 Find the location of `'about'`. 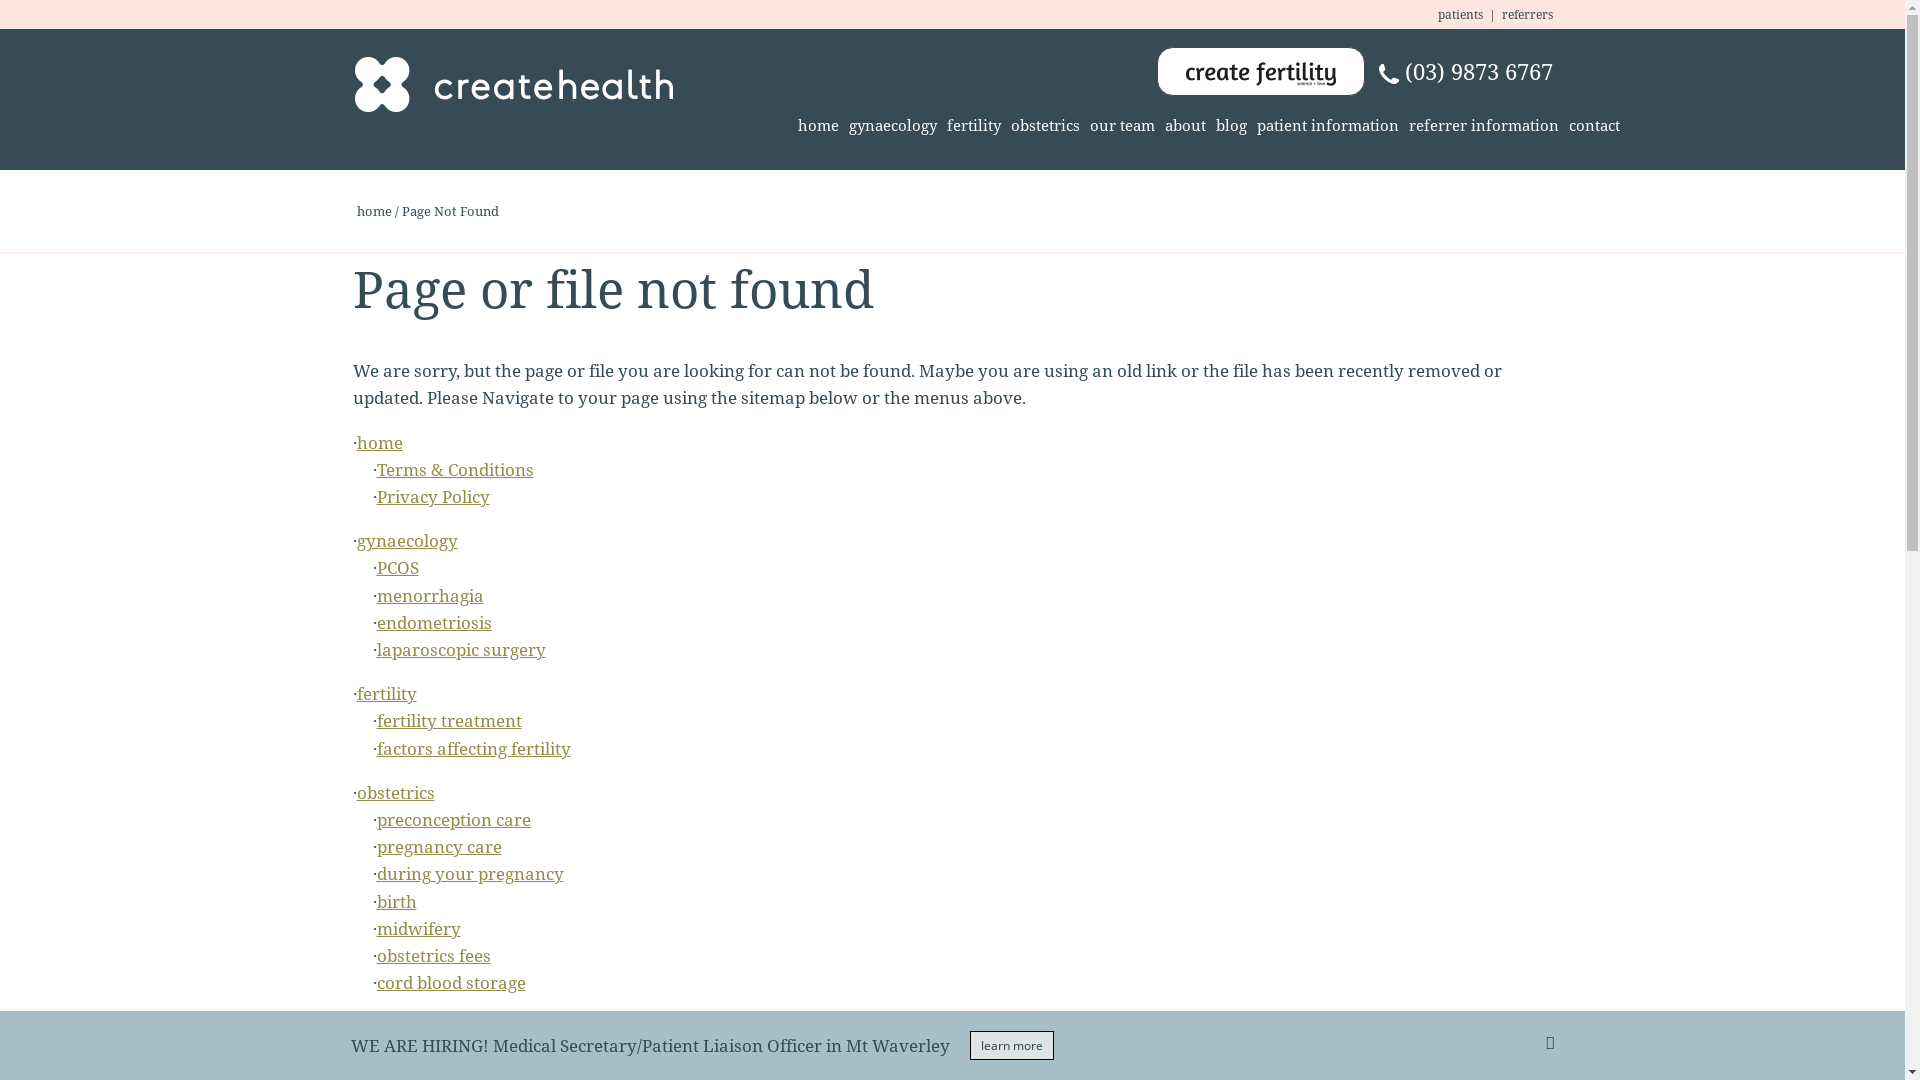

'about' is located at coordinates (1185, 126).